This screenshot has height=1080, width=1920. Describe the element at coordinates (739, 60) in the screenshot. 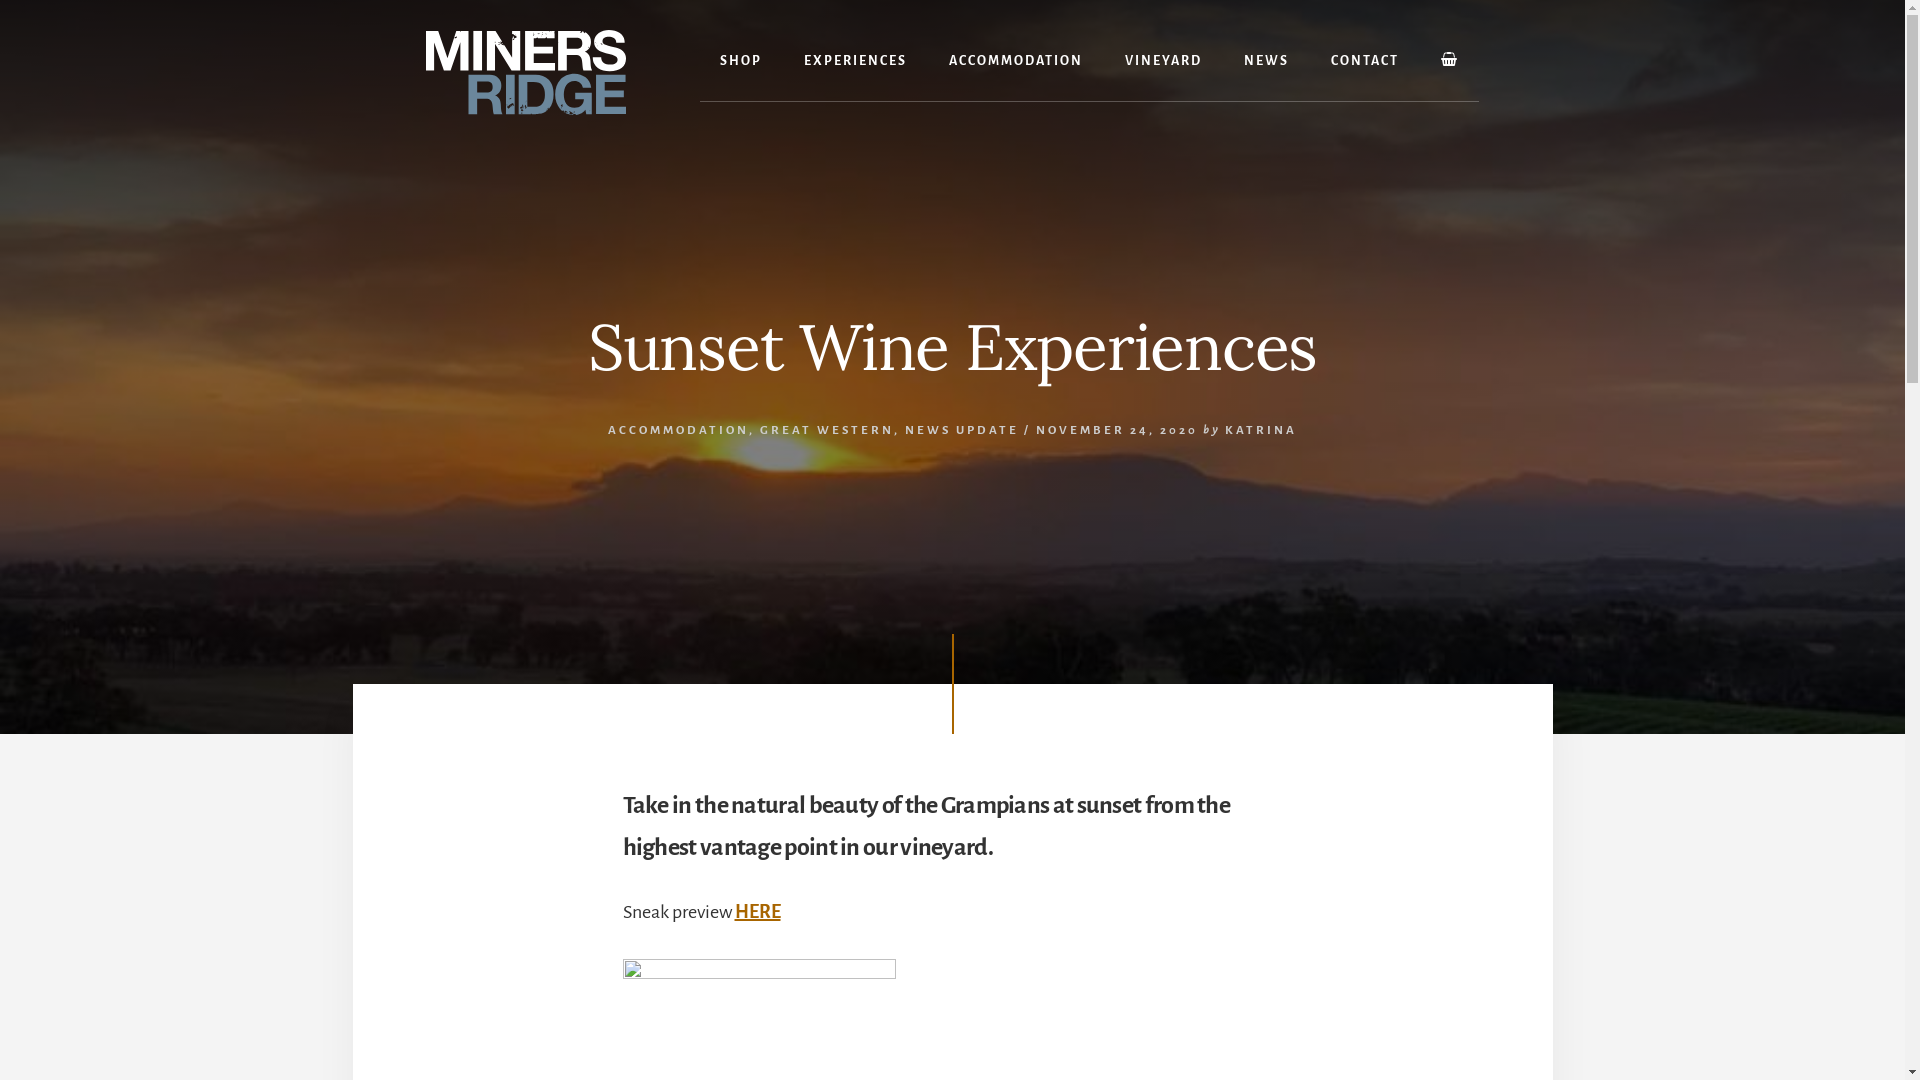

I see `'SHOP'` at that location.